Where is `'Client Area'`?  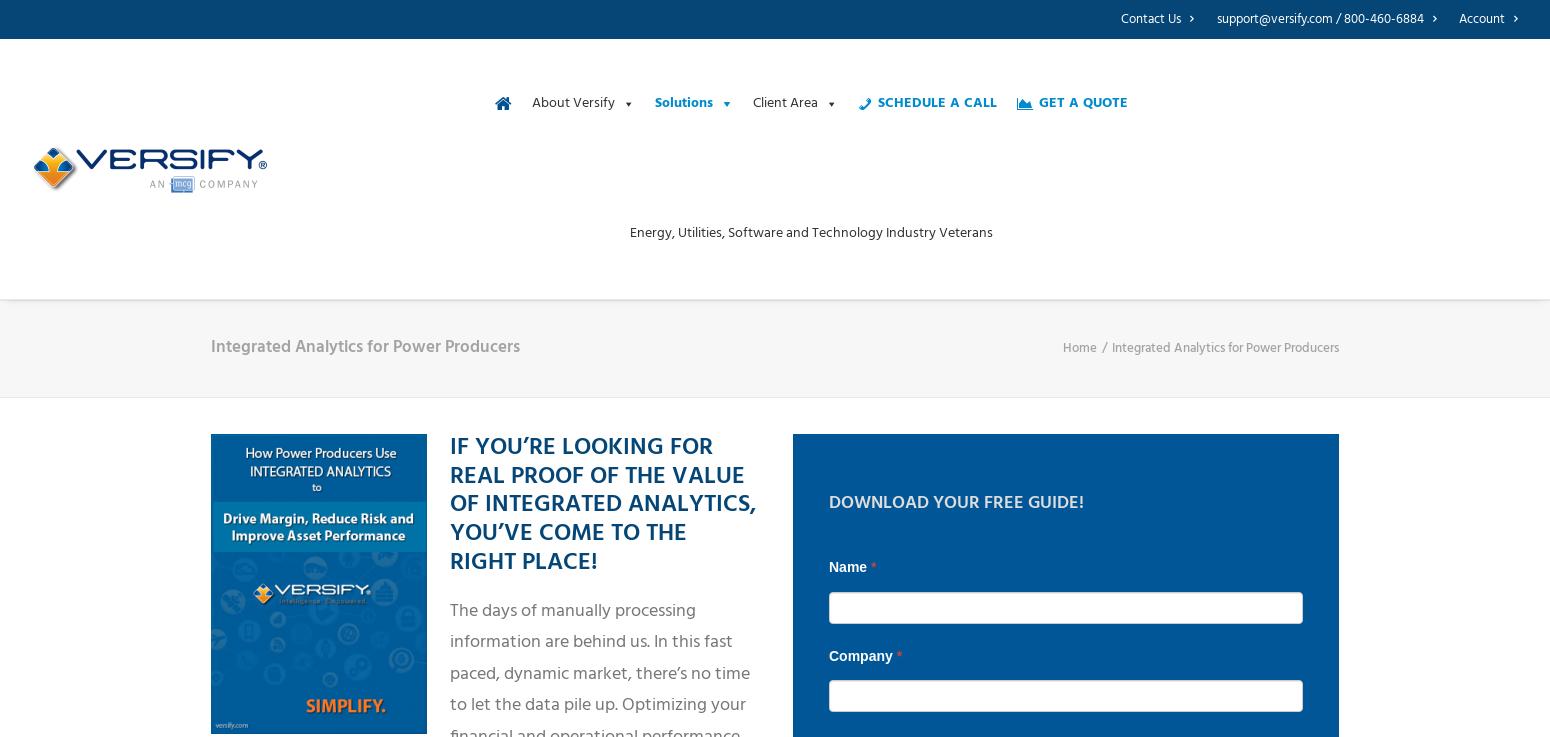 'Client Area' is located at coordinates (783, 102).